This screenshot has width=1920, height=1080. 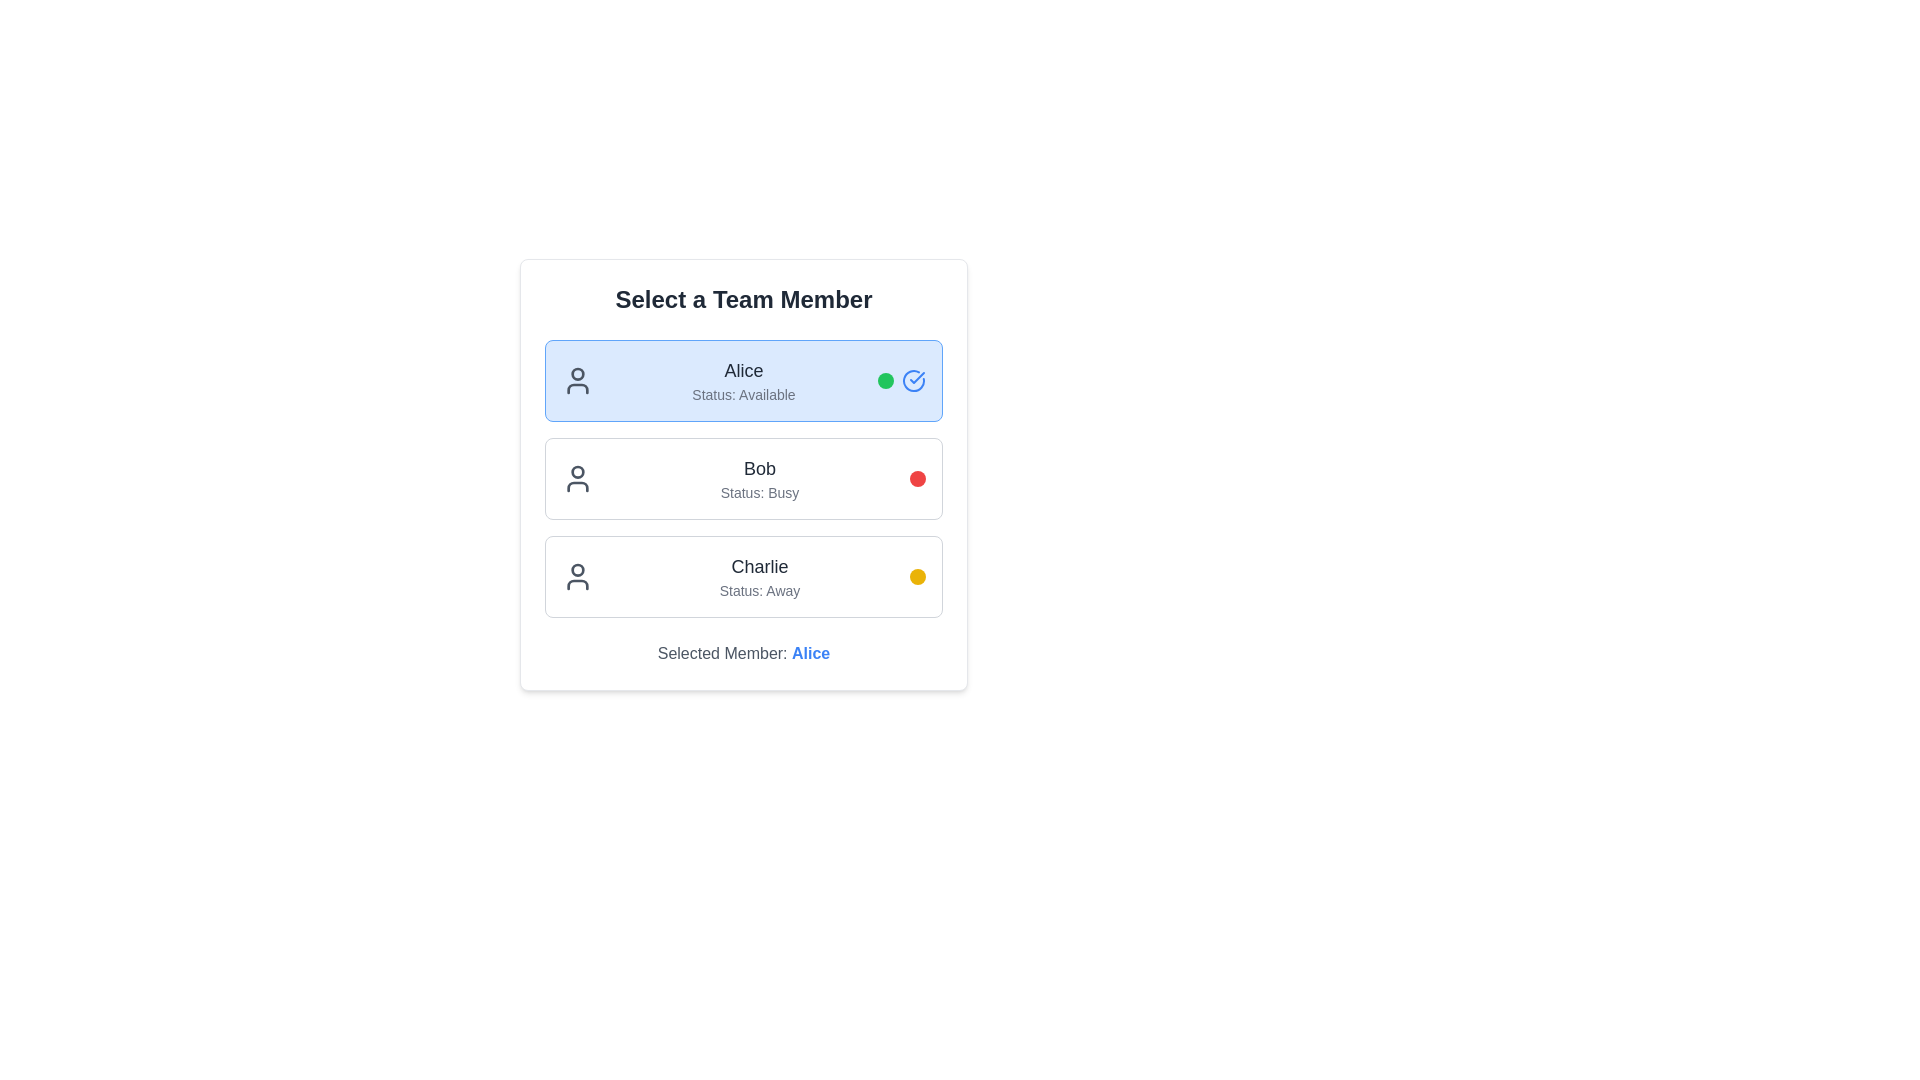 I want to click on the button representing team member 'Alice', so click(x=743, y=381).